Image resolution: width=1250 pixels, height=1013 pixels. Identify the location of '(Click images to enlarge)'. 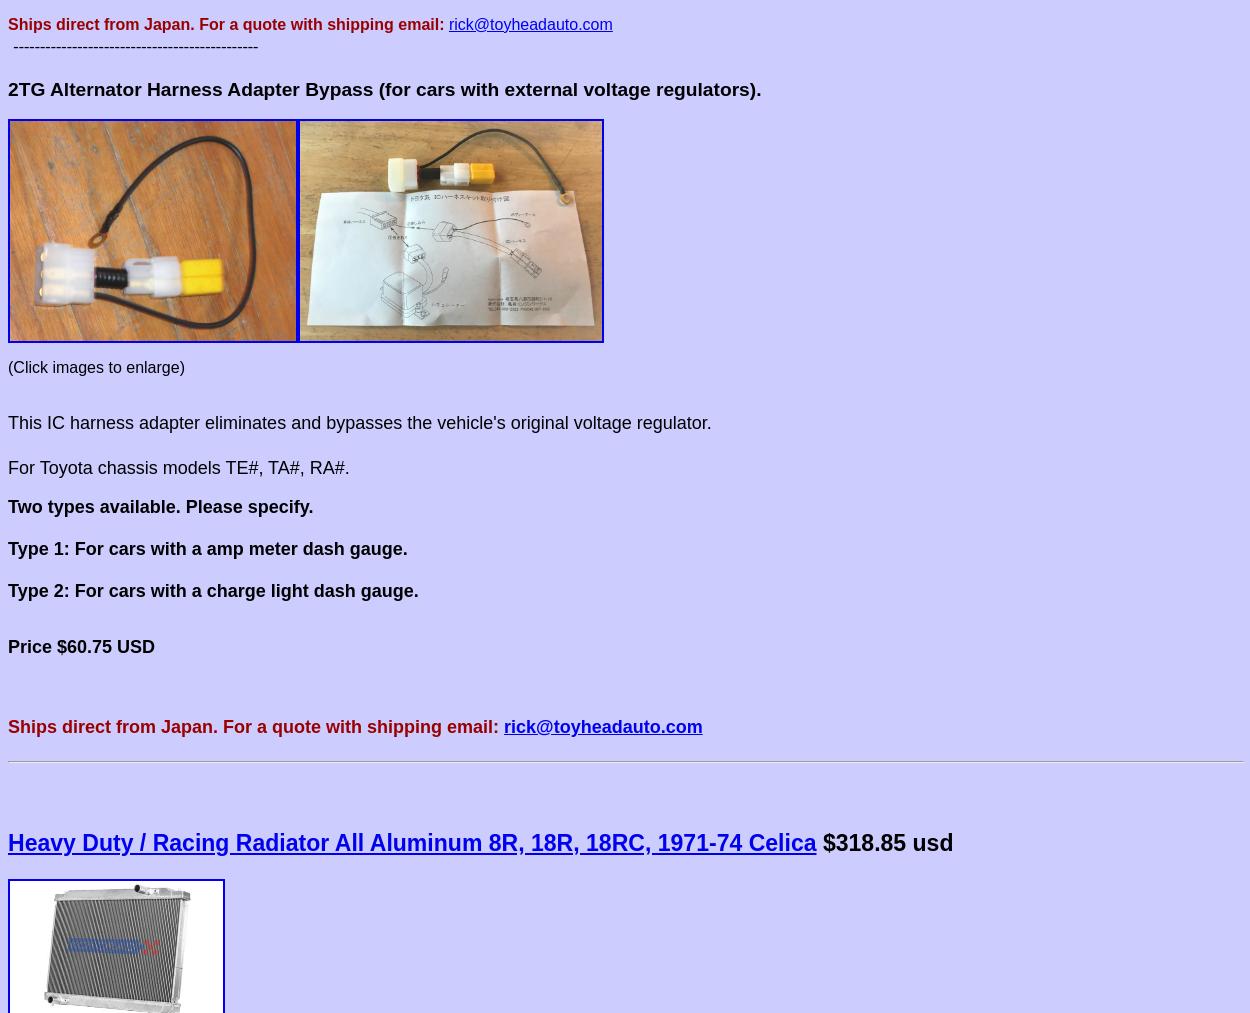
(94, 366).